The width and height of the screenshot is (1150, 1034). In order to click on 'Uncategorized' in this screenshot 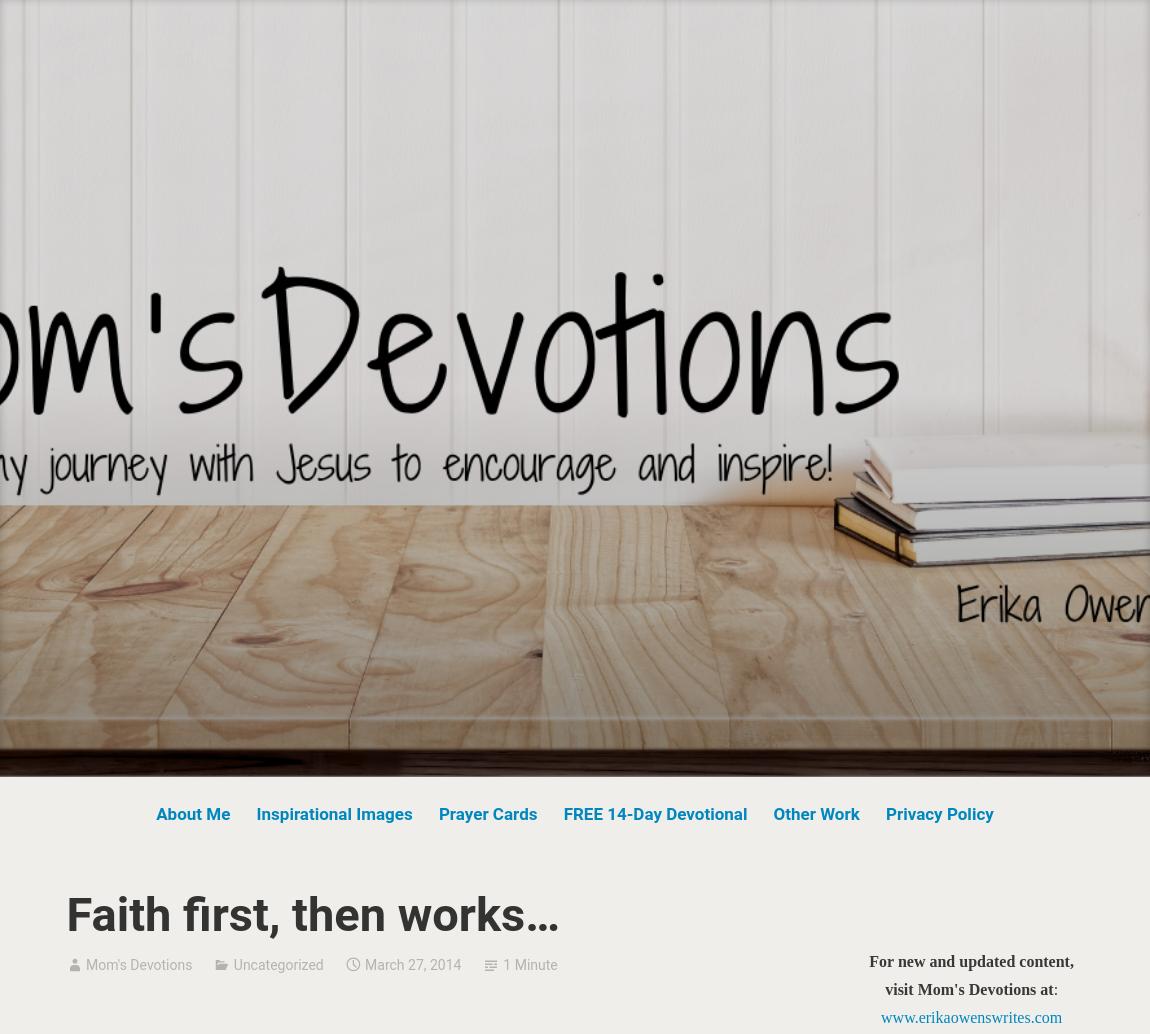, I will do `click(276, 962)`.